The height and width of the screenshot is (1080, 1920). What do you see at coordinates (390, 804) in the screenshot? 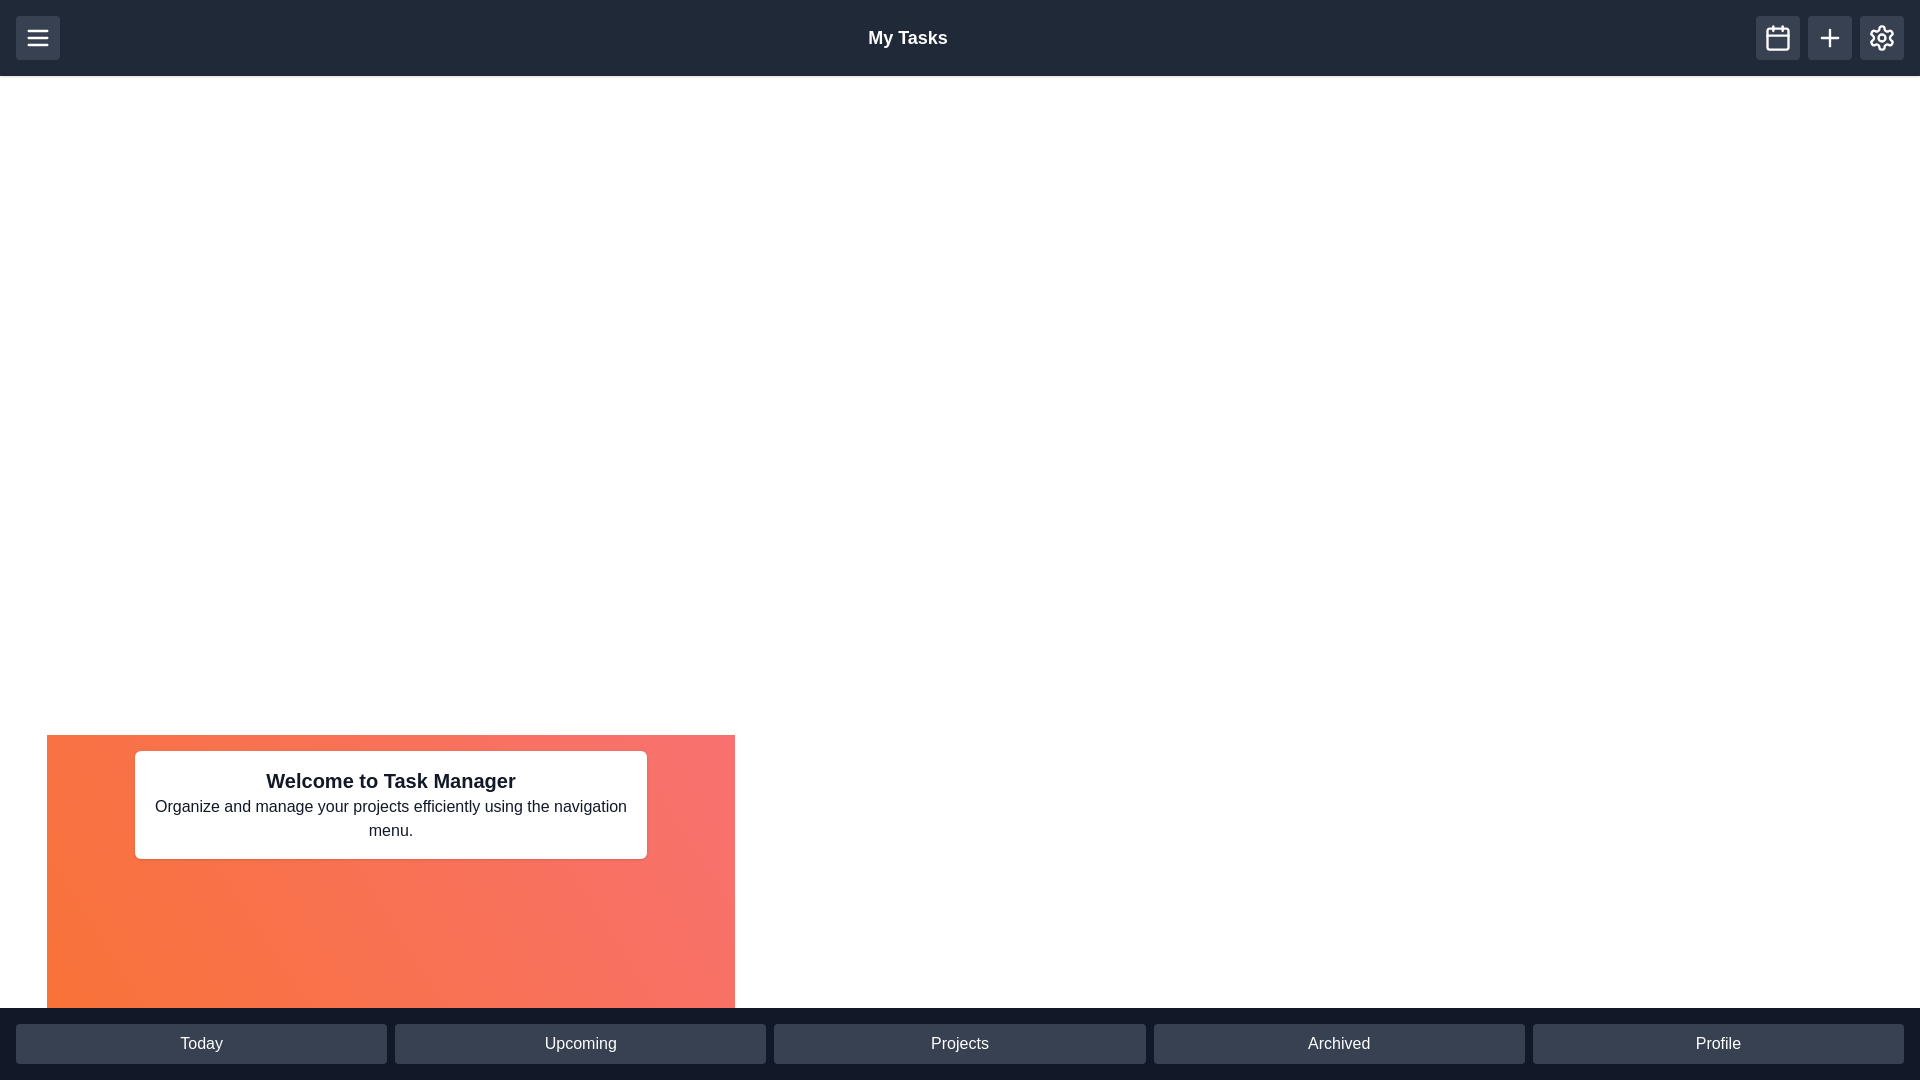
I see `the welcome text section to interact with it` at bounding box center [390, 804].